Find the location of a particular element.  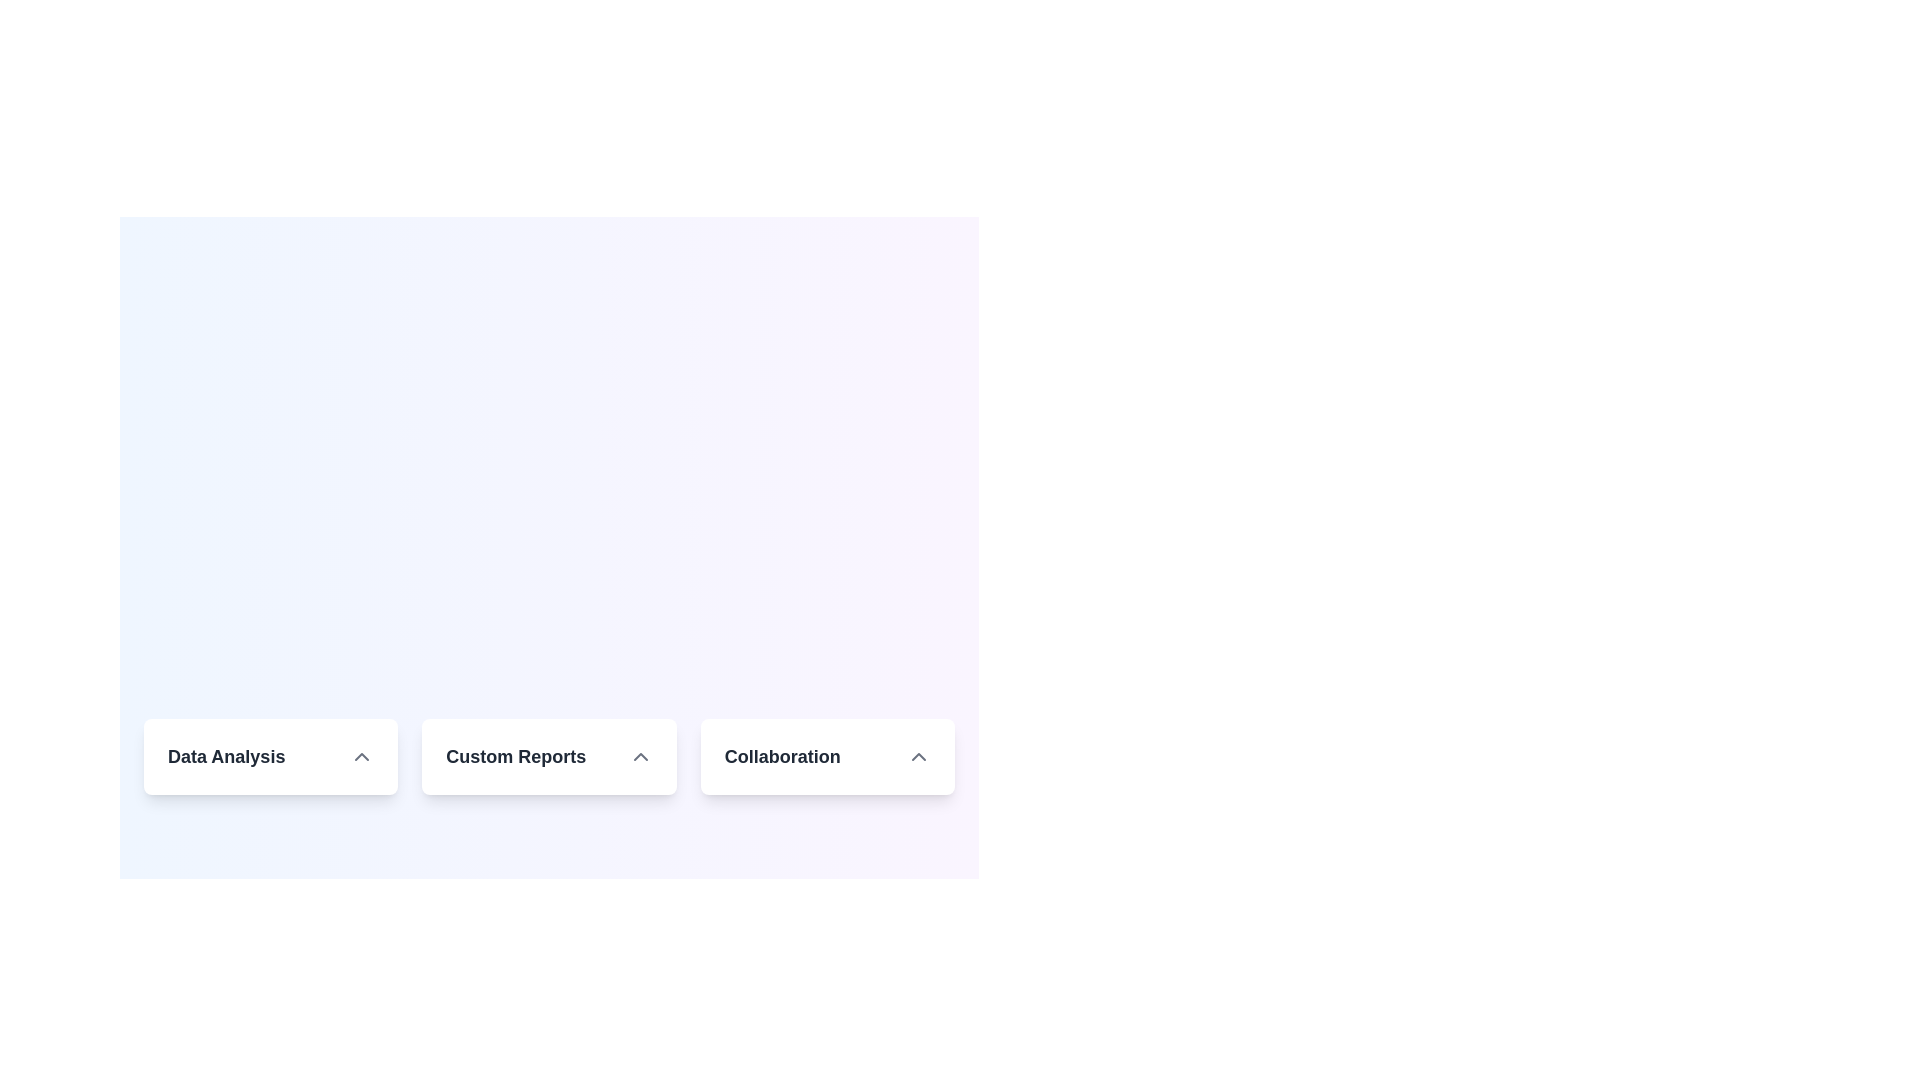

the 'Custom Reports' button, which is a rectangular card with a white background and rounded corners, located in the middle of a grid of three cards is located at coordinates (549, 756).